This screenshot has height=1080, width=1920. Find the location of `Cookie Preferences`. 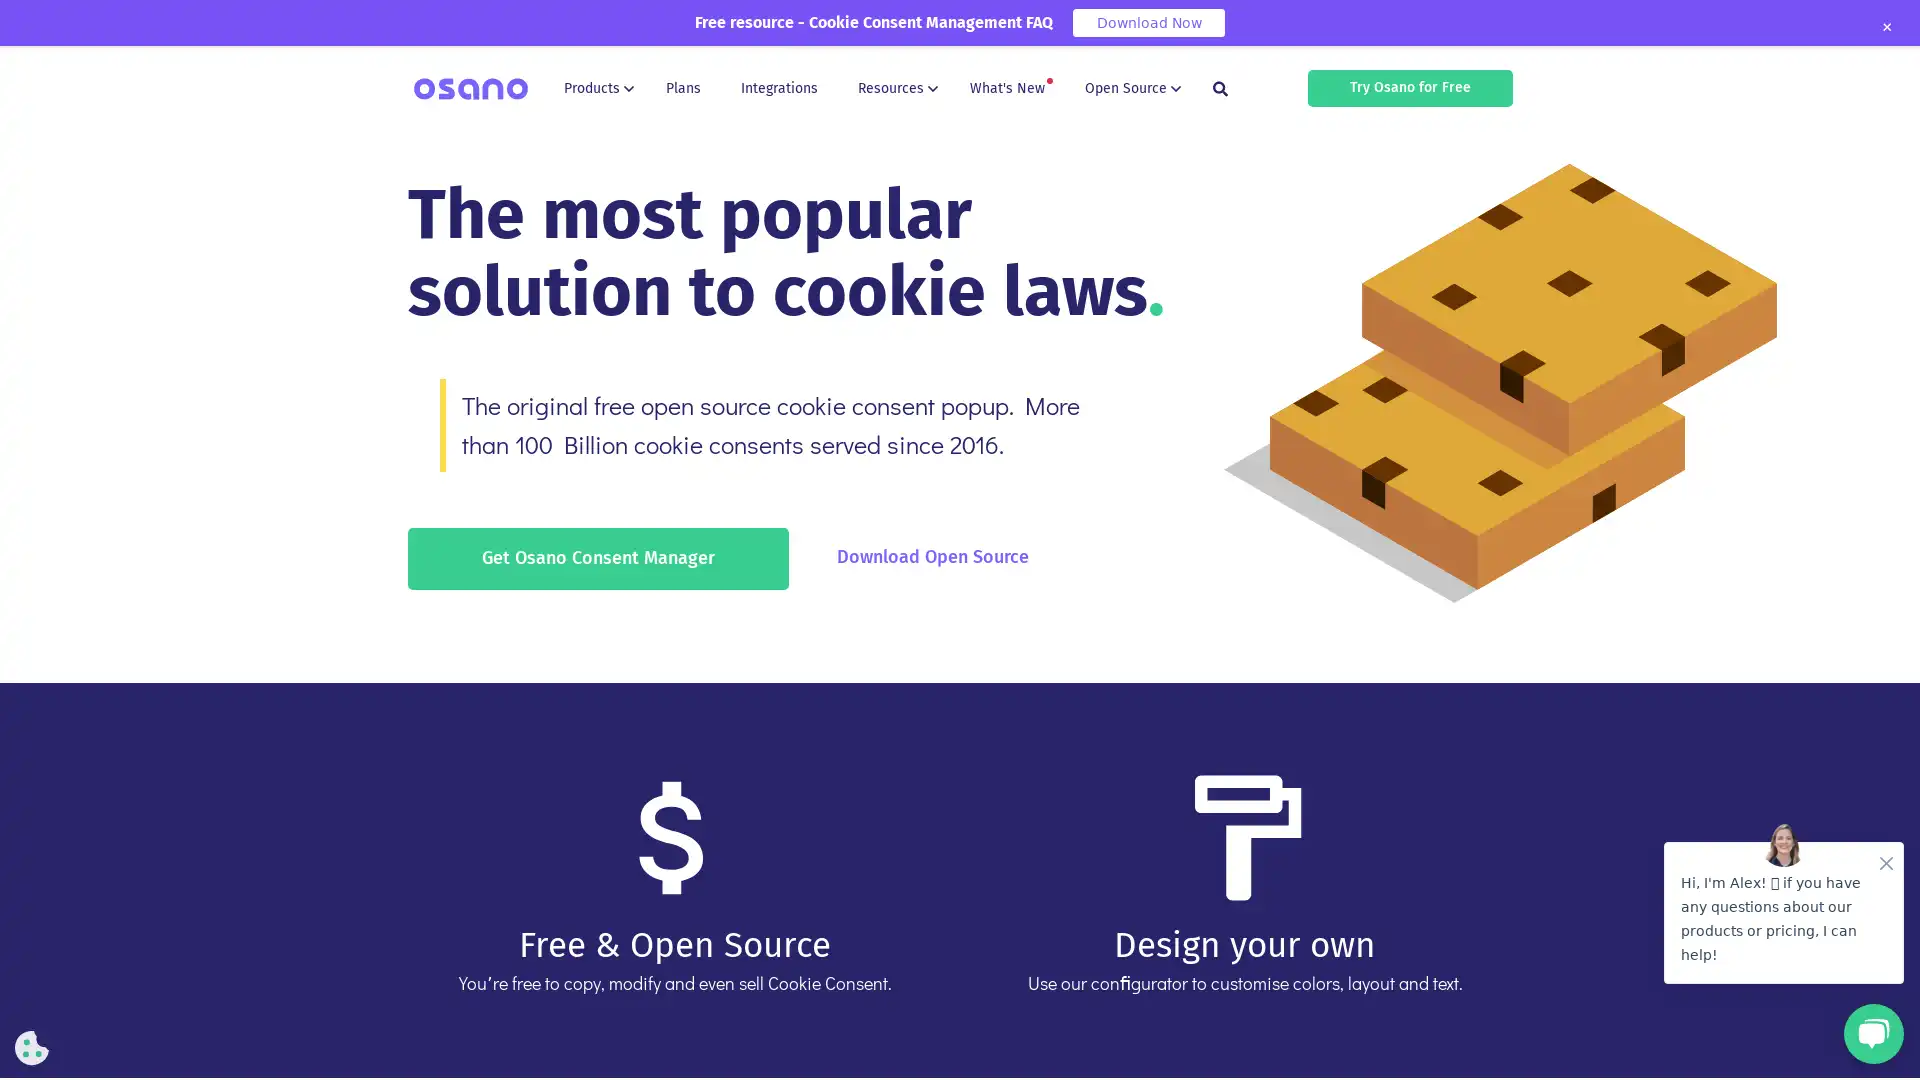

Cookie Preferences is located at coordinates (32, 1047).